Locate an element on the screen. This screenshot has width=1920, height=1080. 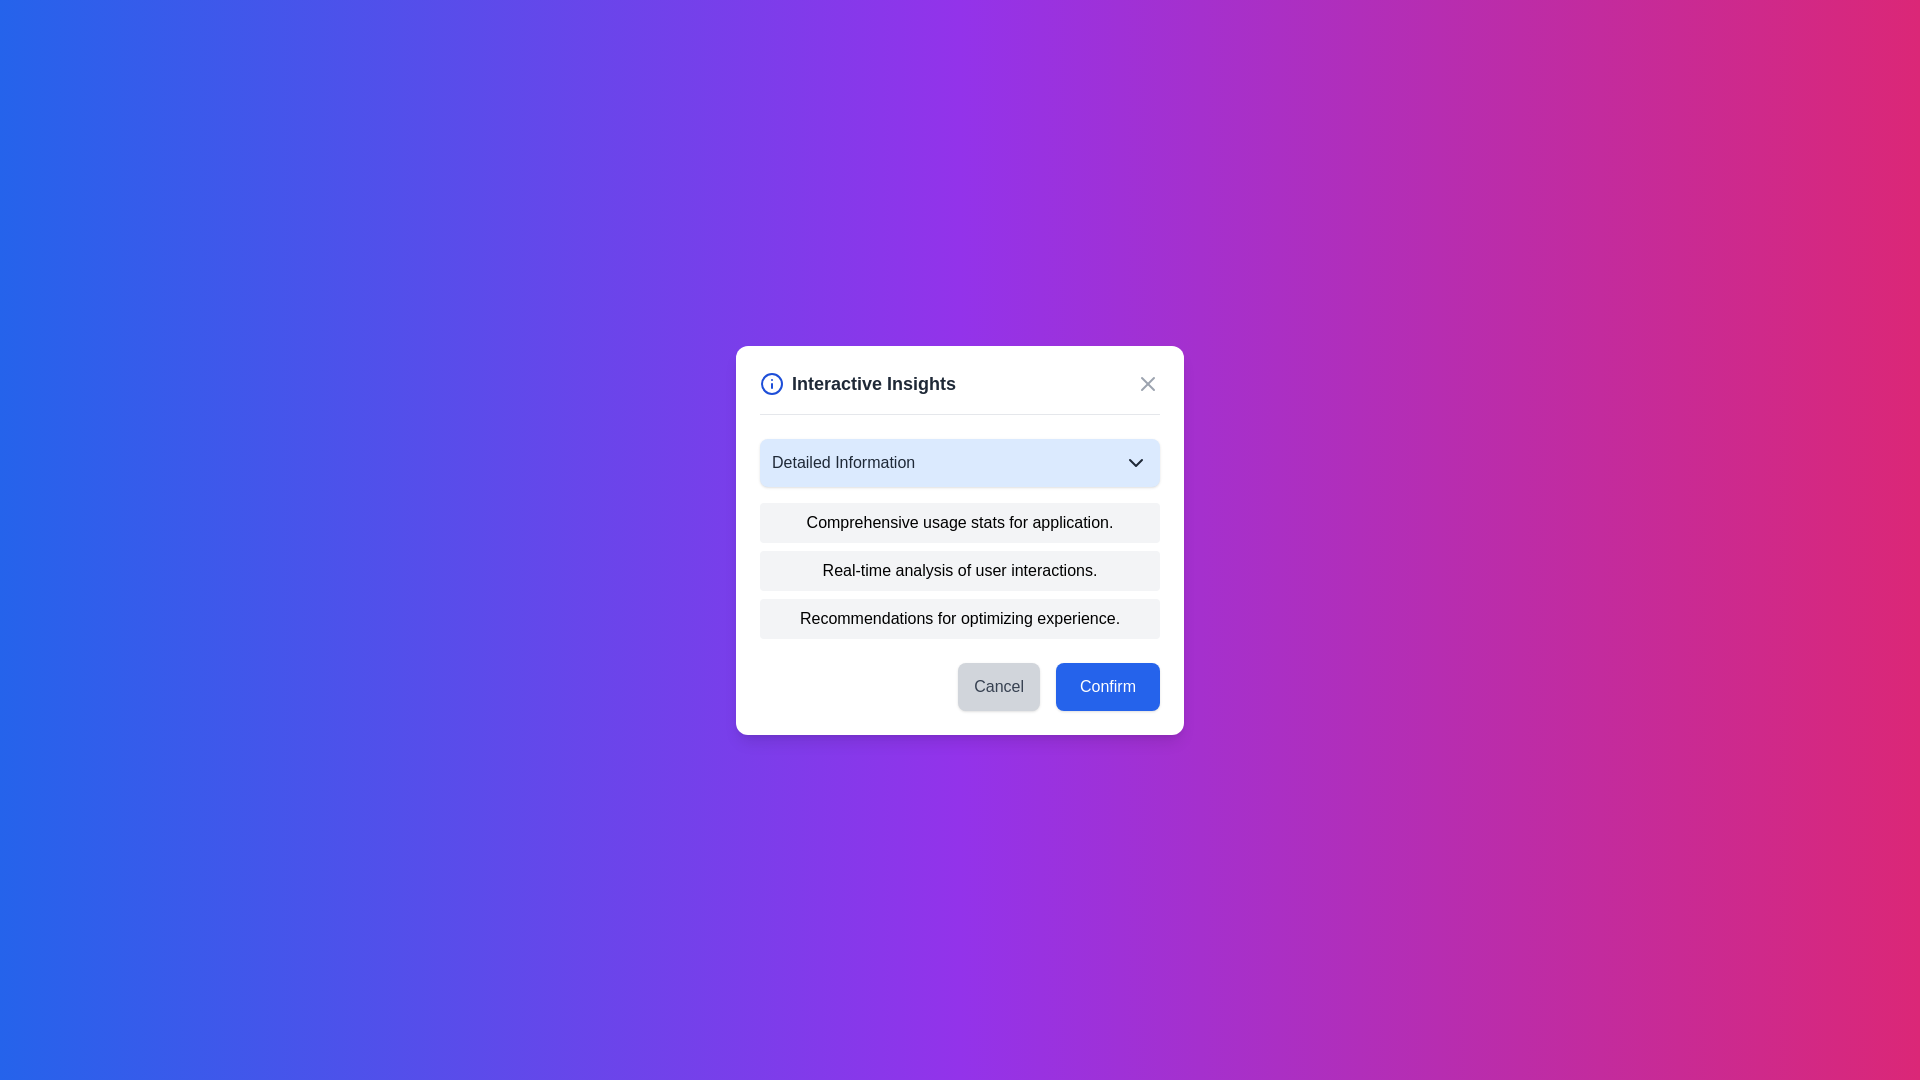
the SVG circle element that is part of the informational icon in the top-left corner of the dialog box is located at coordinates (771, 383).